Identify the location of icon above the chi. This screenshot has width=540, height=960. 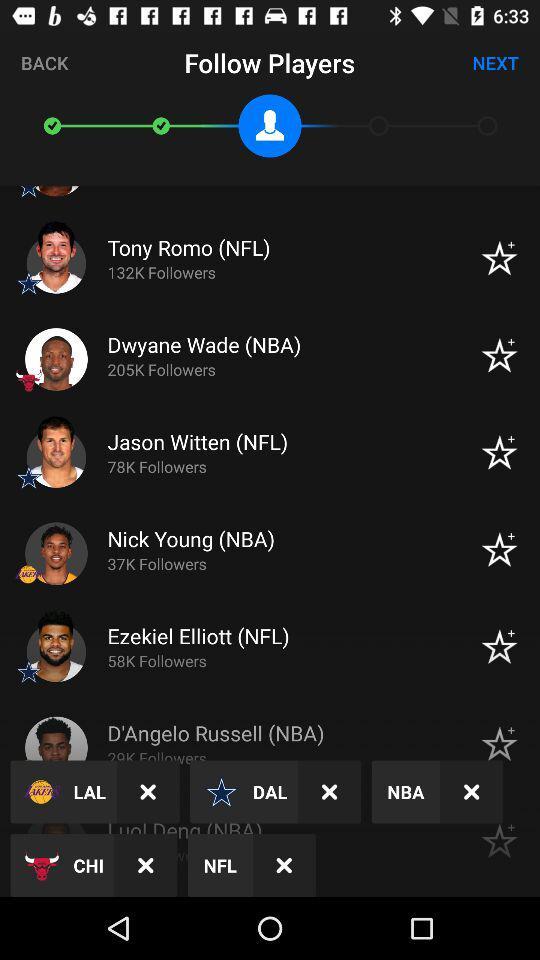
(147, 792).